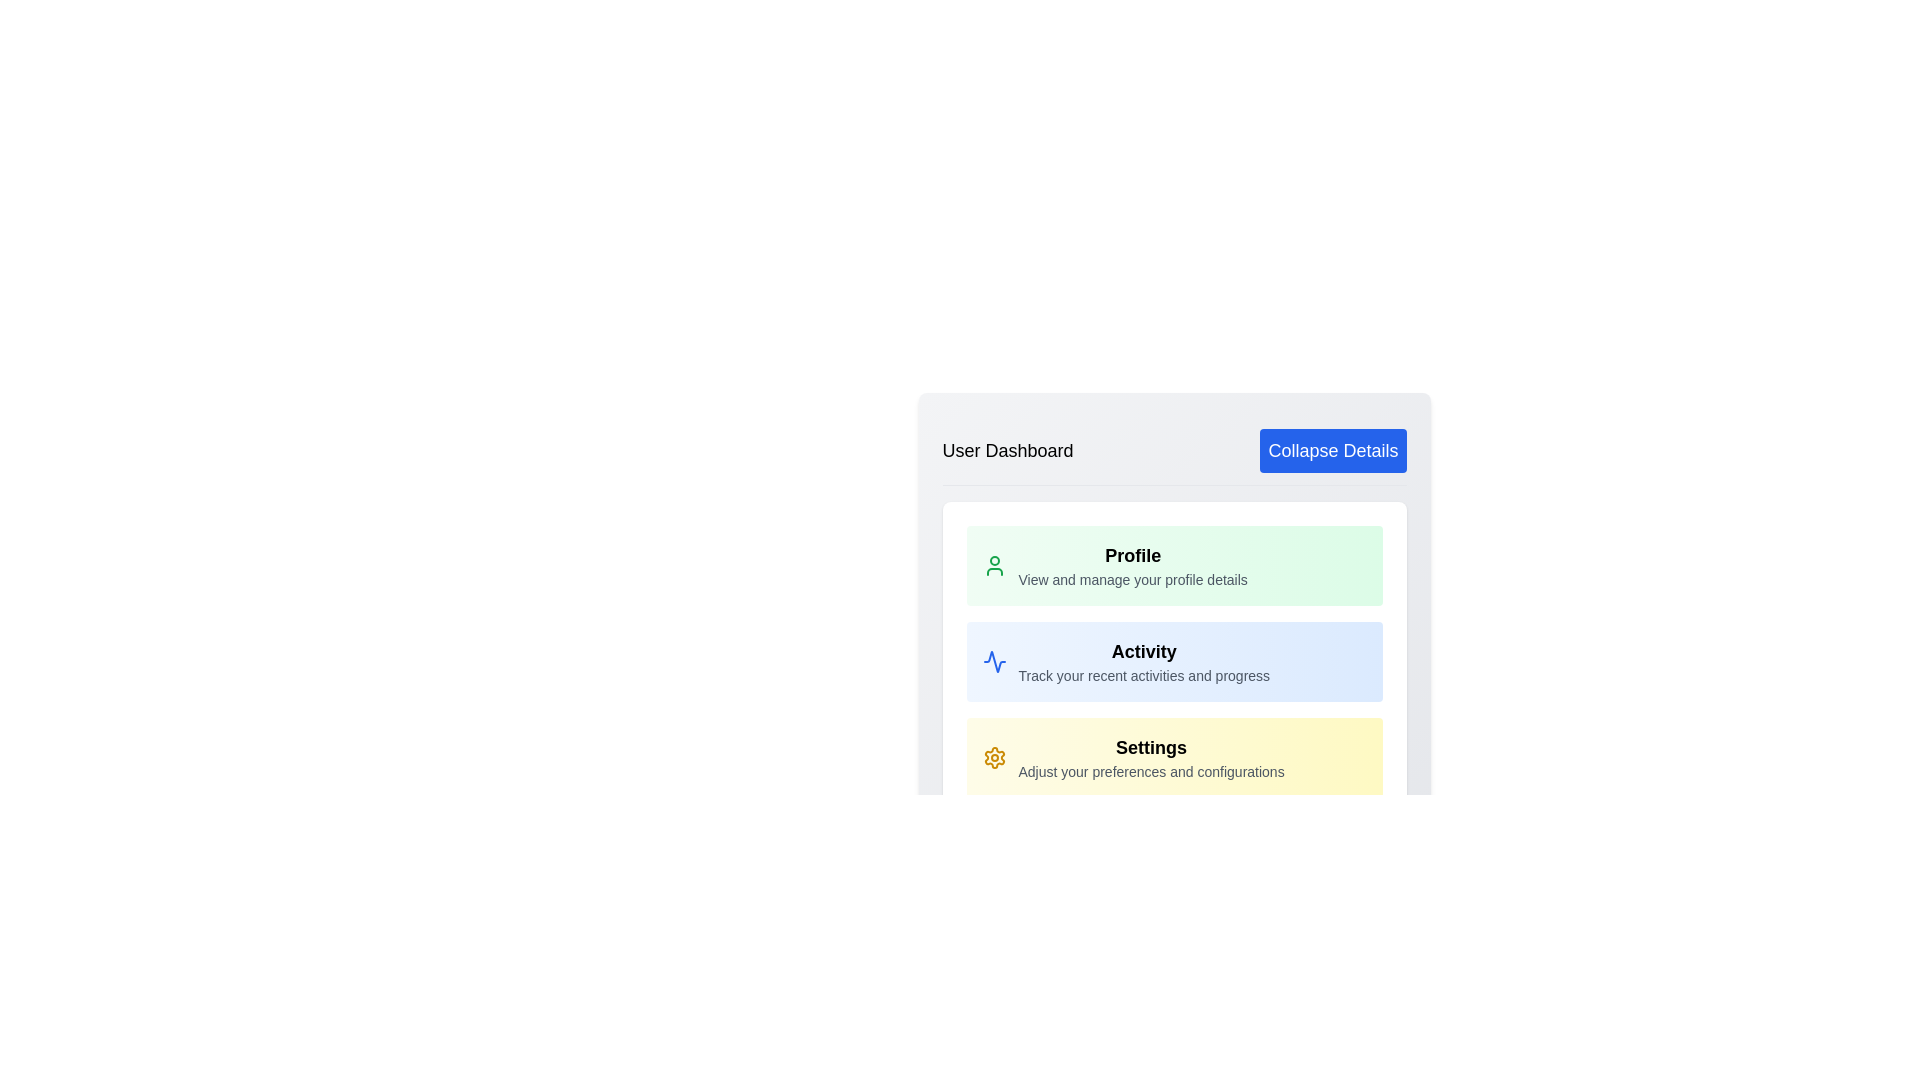 This screenshot has height=1080, width=1920. Describe the element at coordinates (1151, 758) in the screenshot. I see `description of the settings options in the third card of the User Dashboard section, which provides further configurations or detailed settings pages when clicked` at that location.